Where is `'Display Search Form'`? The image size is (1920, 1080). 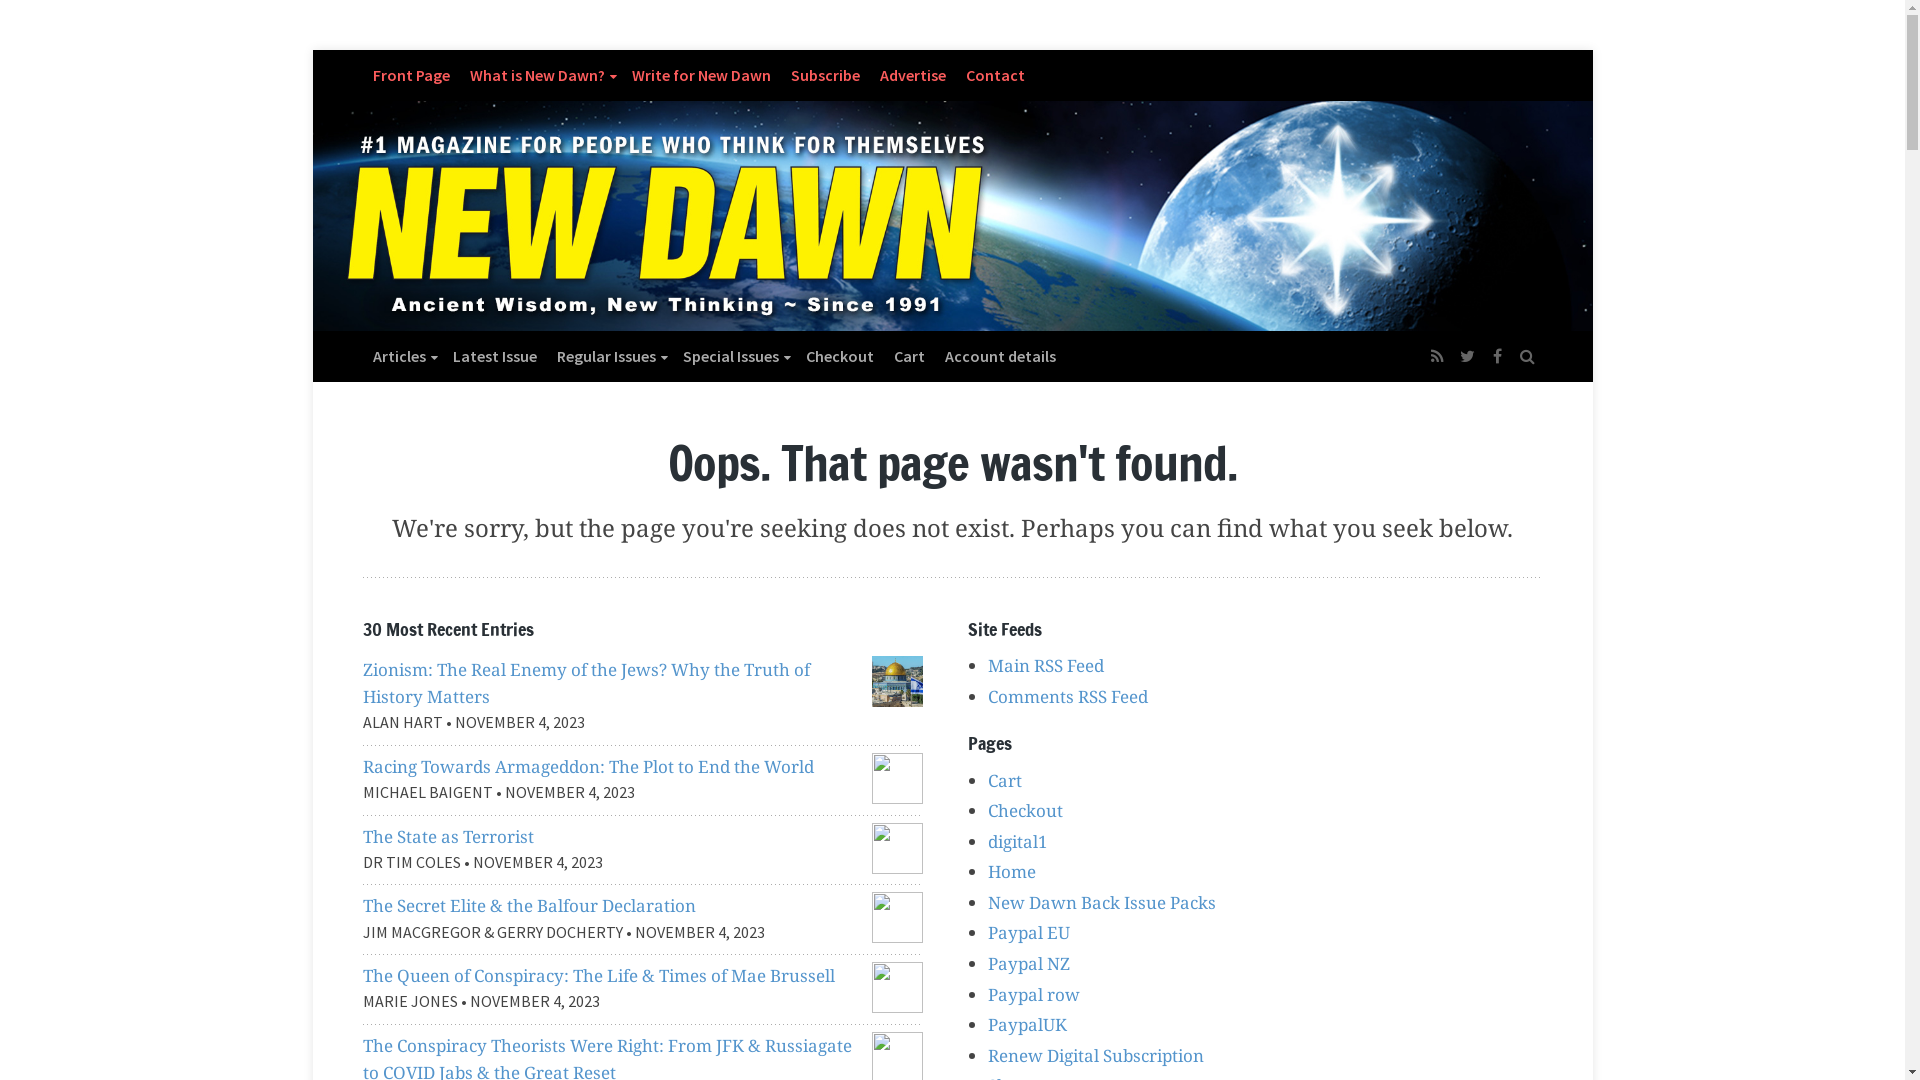
'Display Search Form' is located at coordinates (1525, 345).